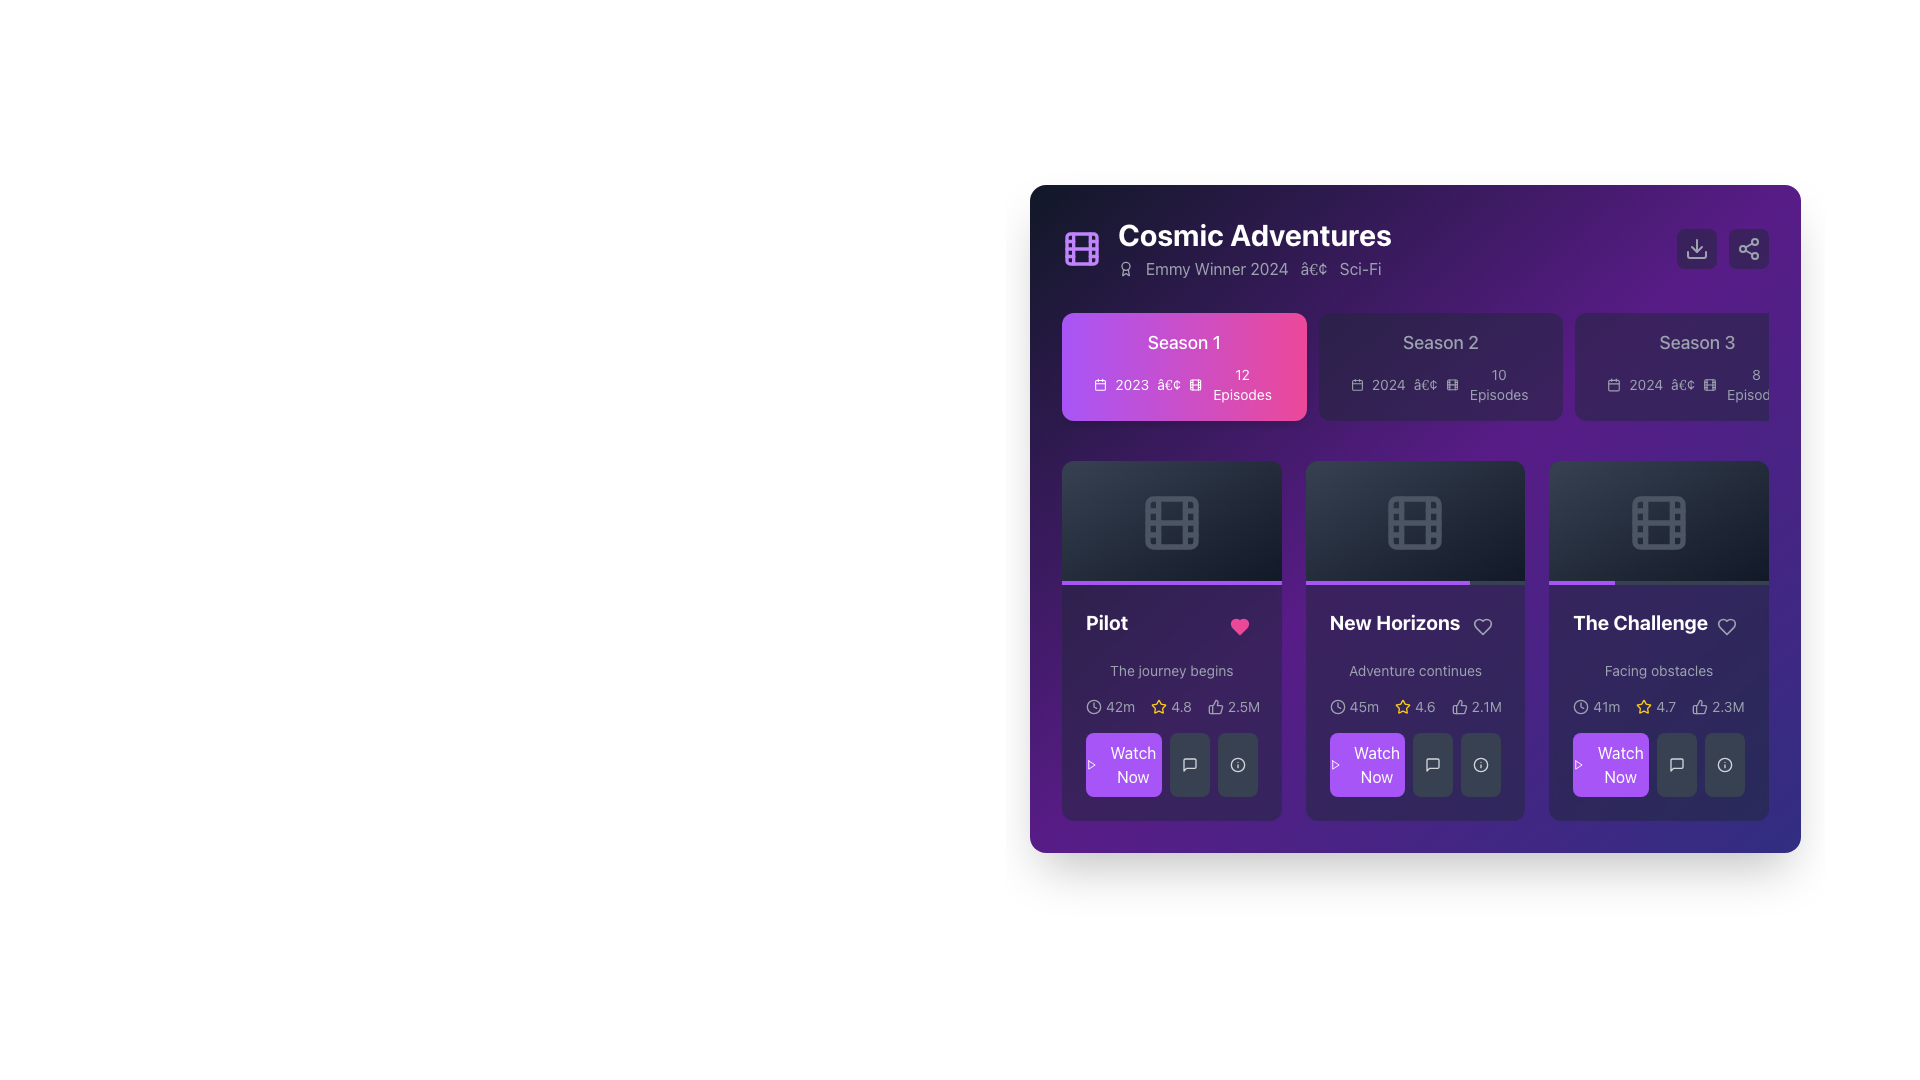  I want to click on the text label displaying 'Cosmic Adventures', which is prominently placed at the center-top of the right panel, above the 'Emmy Winner 2024 • Sci-Fi' label, so click(1253, 234).